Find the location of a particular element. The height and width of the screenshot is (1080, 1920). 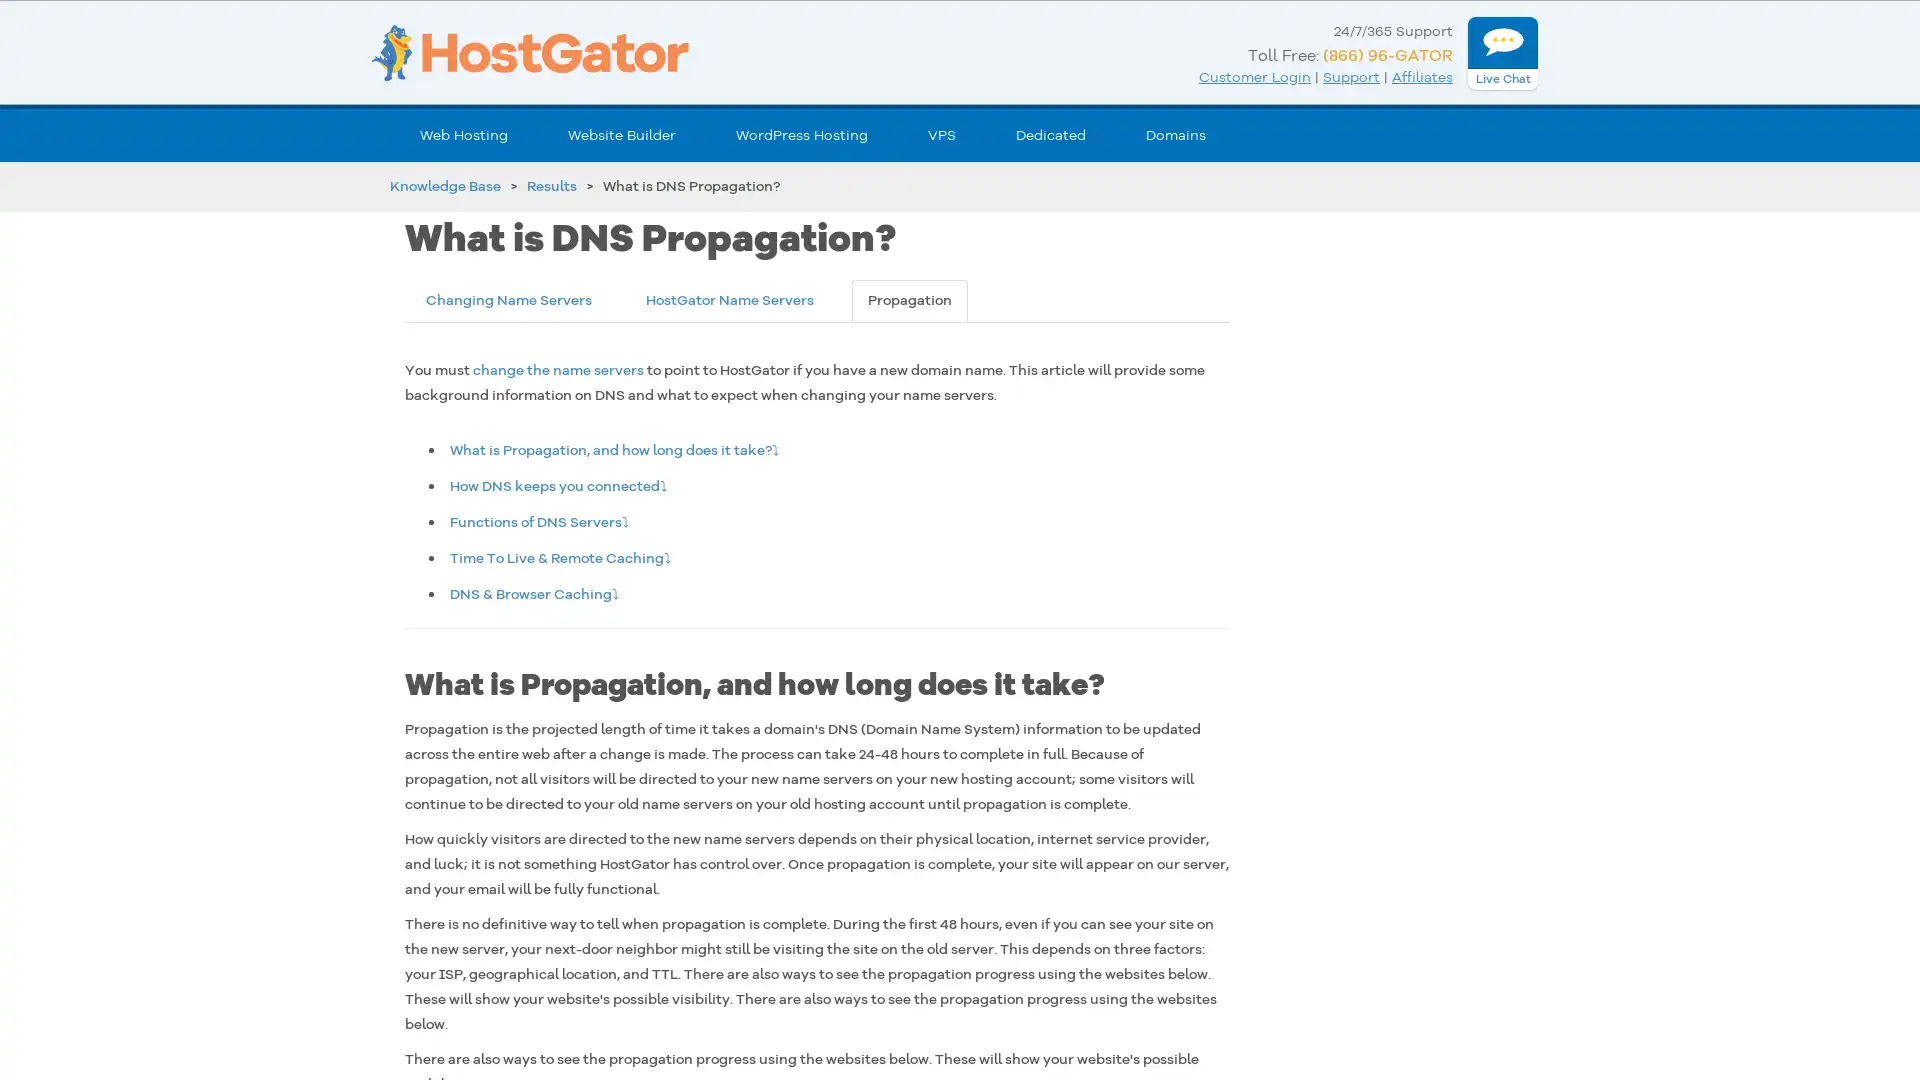

Close is located at coordinates (365, 763).